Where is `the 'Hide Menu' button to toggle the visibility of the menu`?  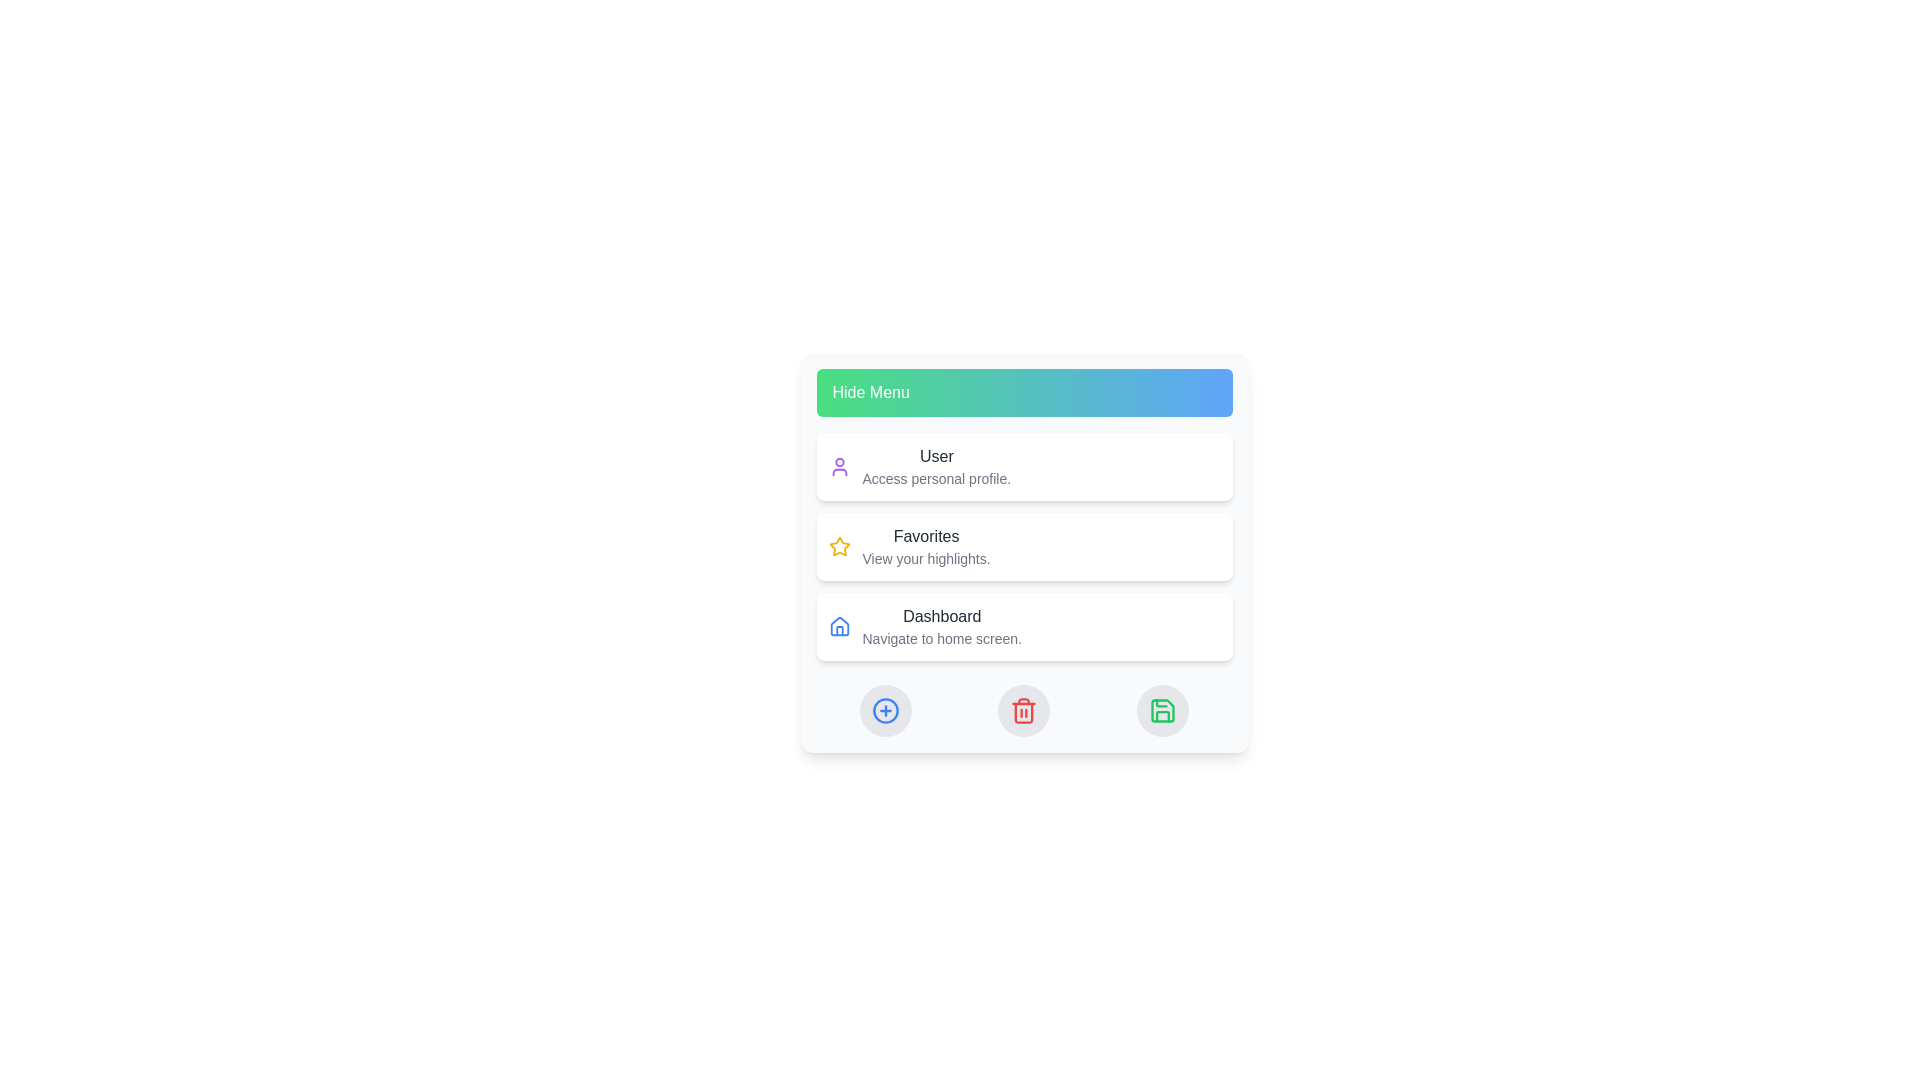
the 'Hide Menu' button to toggle the visibility of the menu is located at coordinates (1024, 393).